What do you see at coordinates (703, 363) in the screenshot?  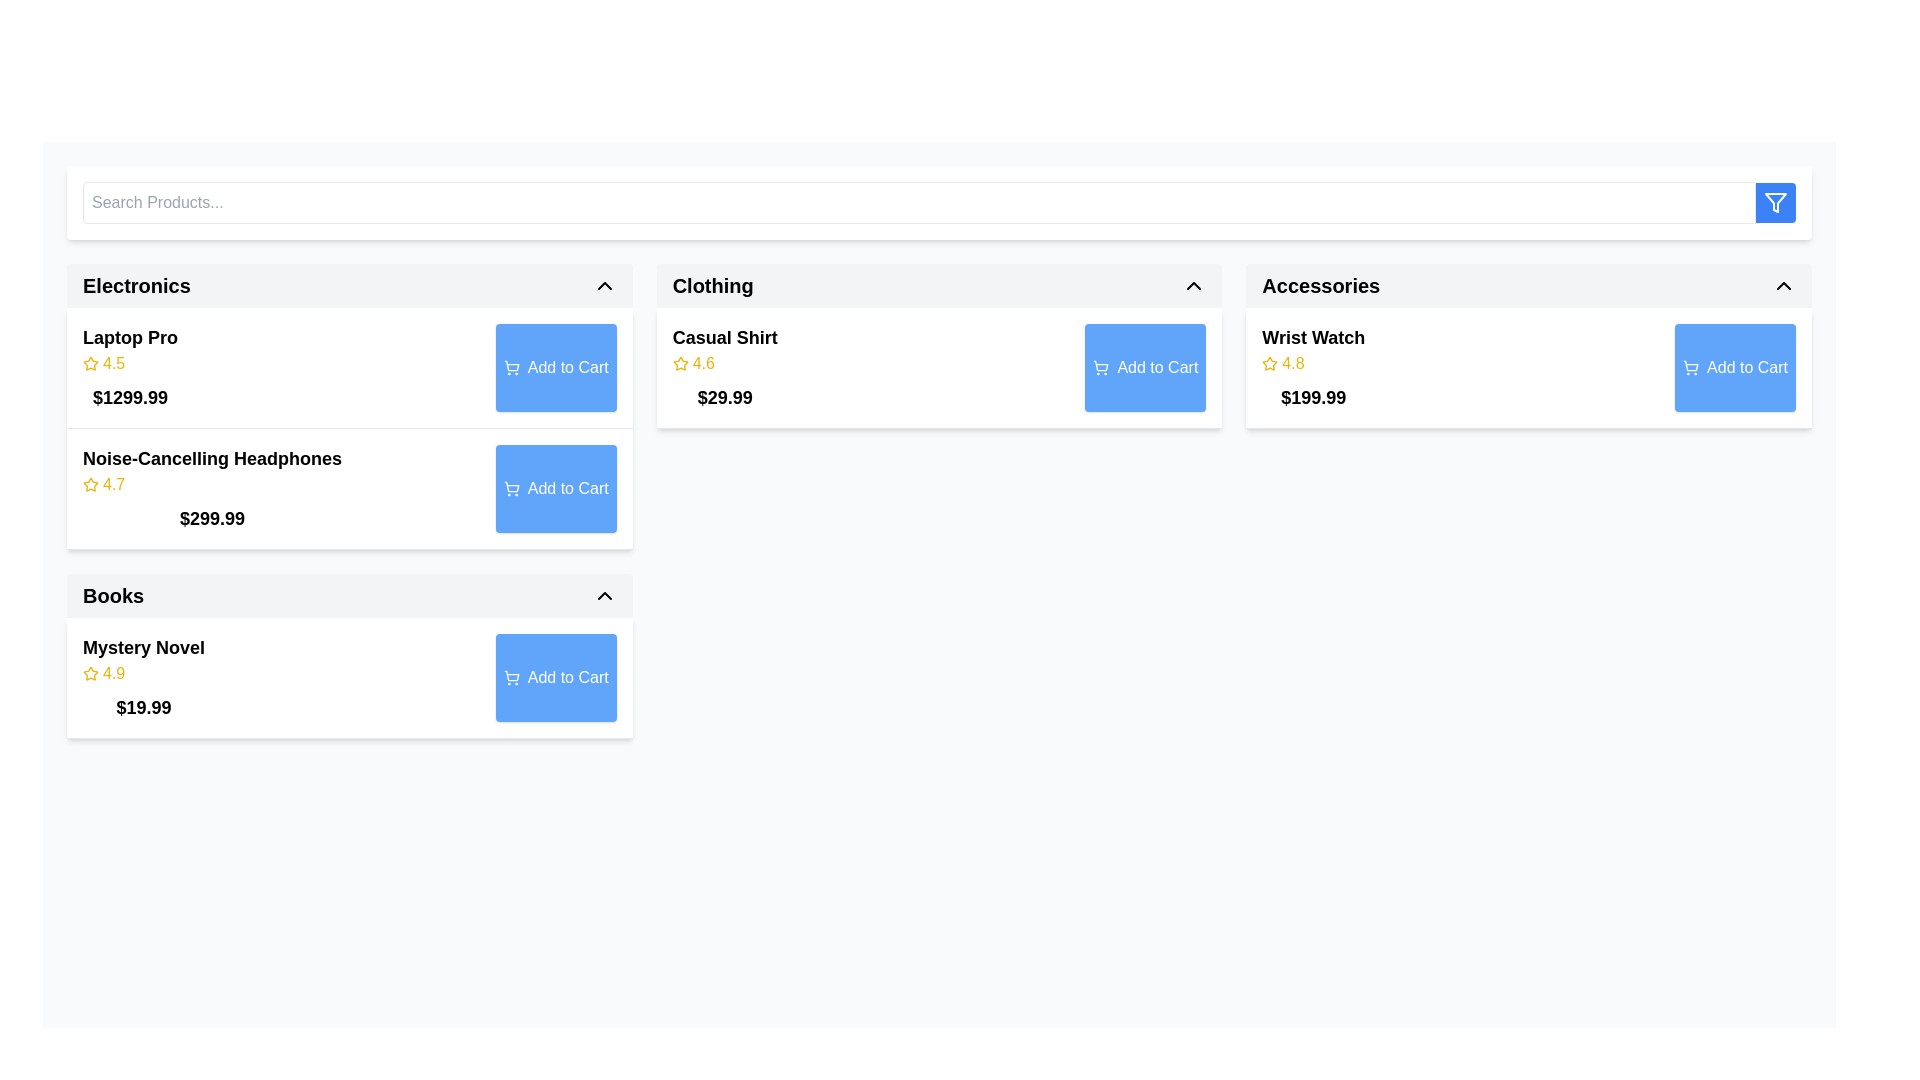 I see `the numerical rating score text located to the right of the yellow star icon in the rating section under the 'Clothing' category for the 'Casual Shirt' product` at bounding box center [703, 363].